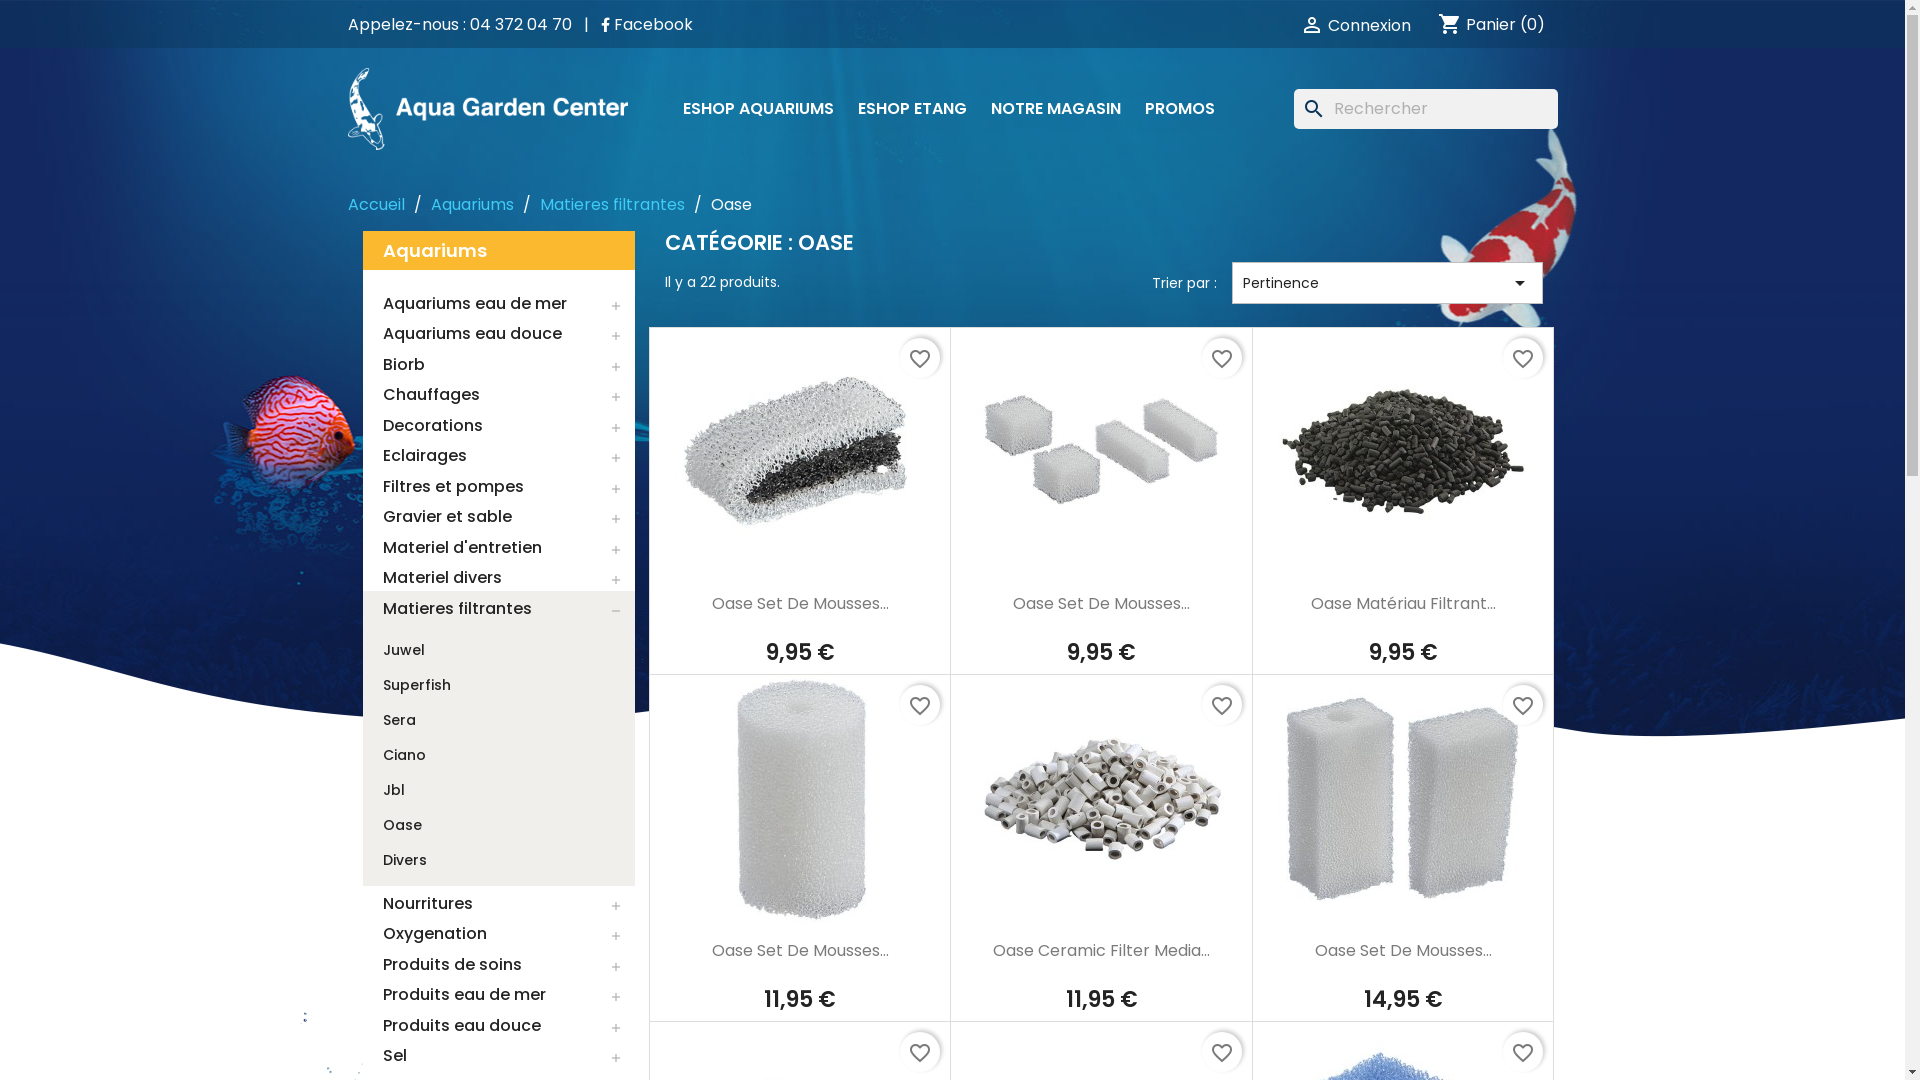 Image resolution: width=1920 pixels, height=1080 pixels. What do you see at coordinates (1521, 357) in the screenshot?
I see `'favorite_border'` at bounding box center [1521, 357].